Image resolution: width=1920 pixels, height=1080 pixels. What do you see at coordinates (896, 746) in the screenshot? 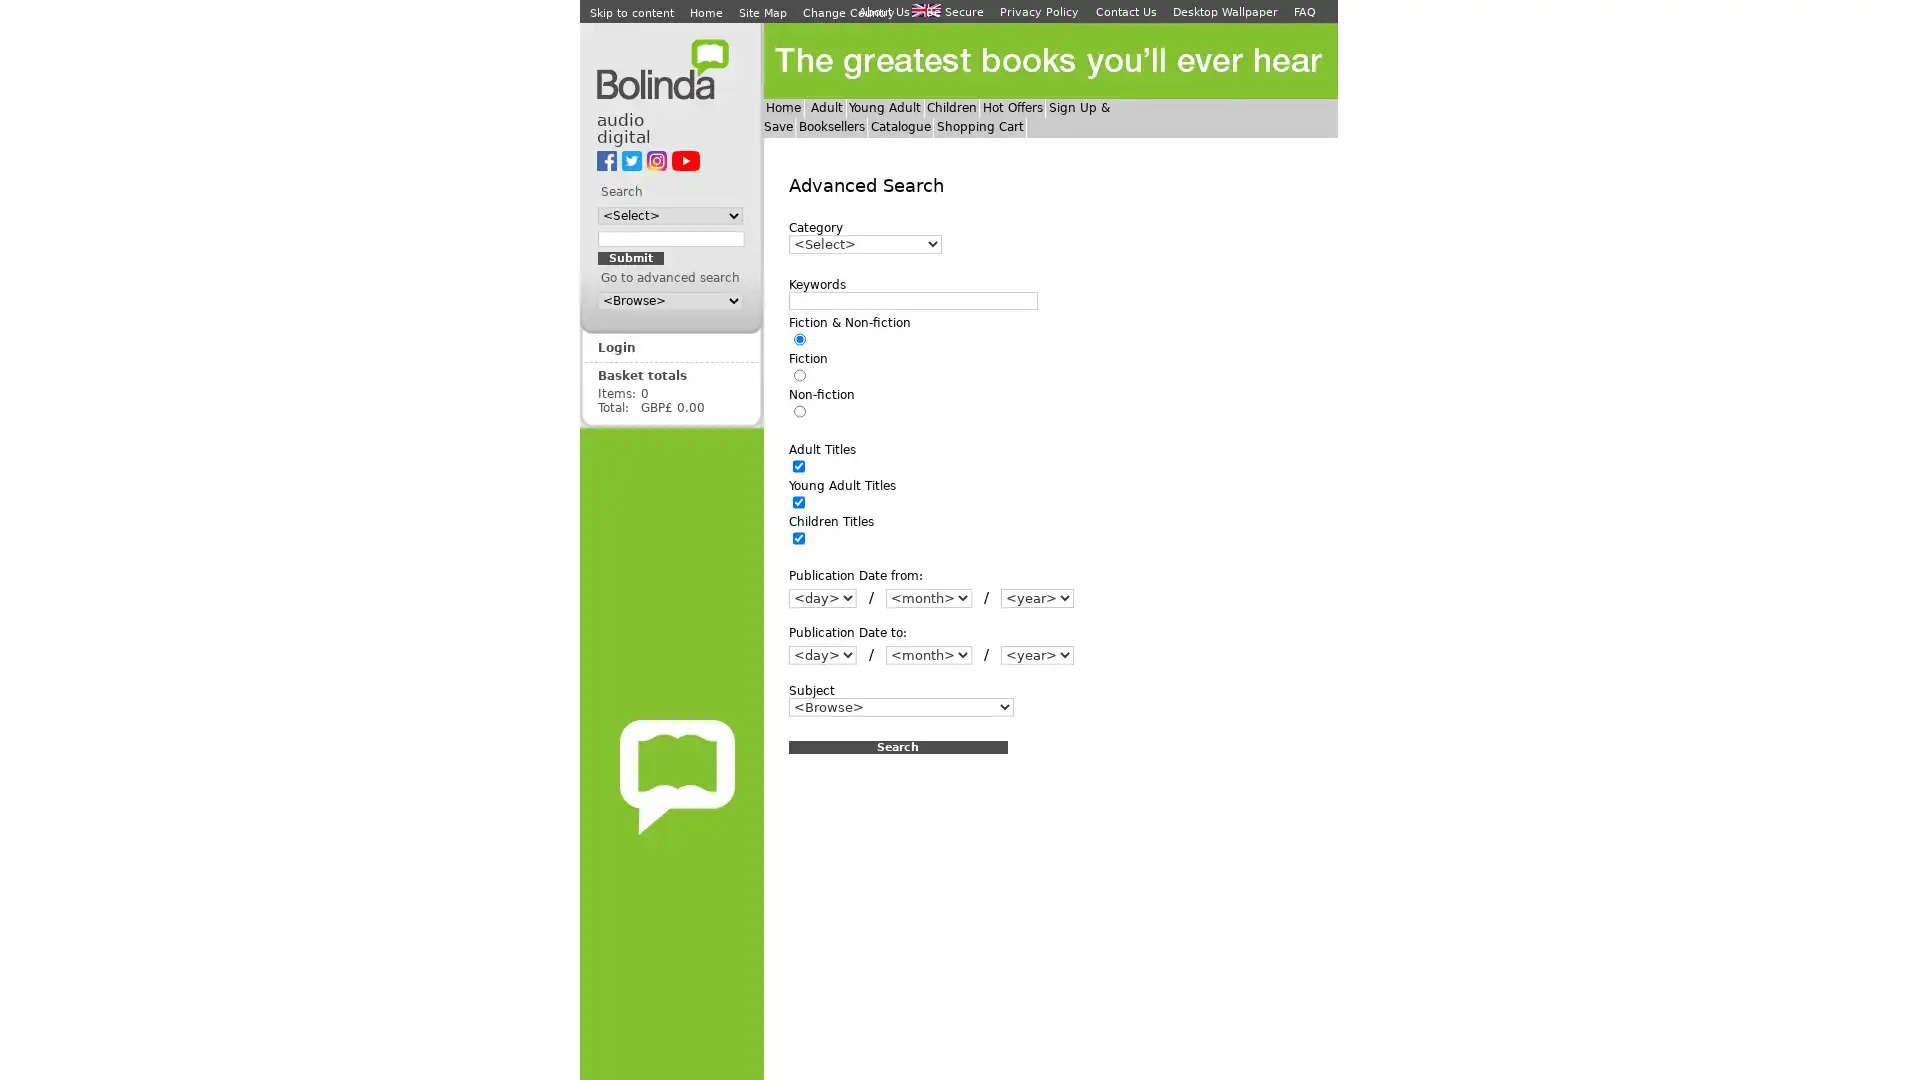
I see `Search` at bounding box center [896, 746].